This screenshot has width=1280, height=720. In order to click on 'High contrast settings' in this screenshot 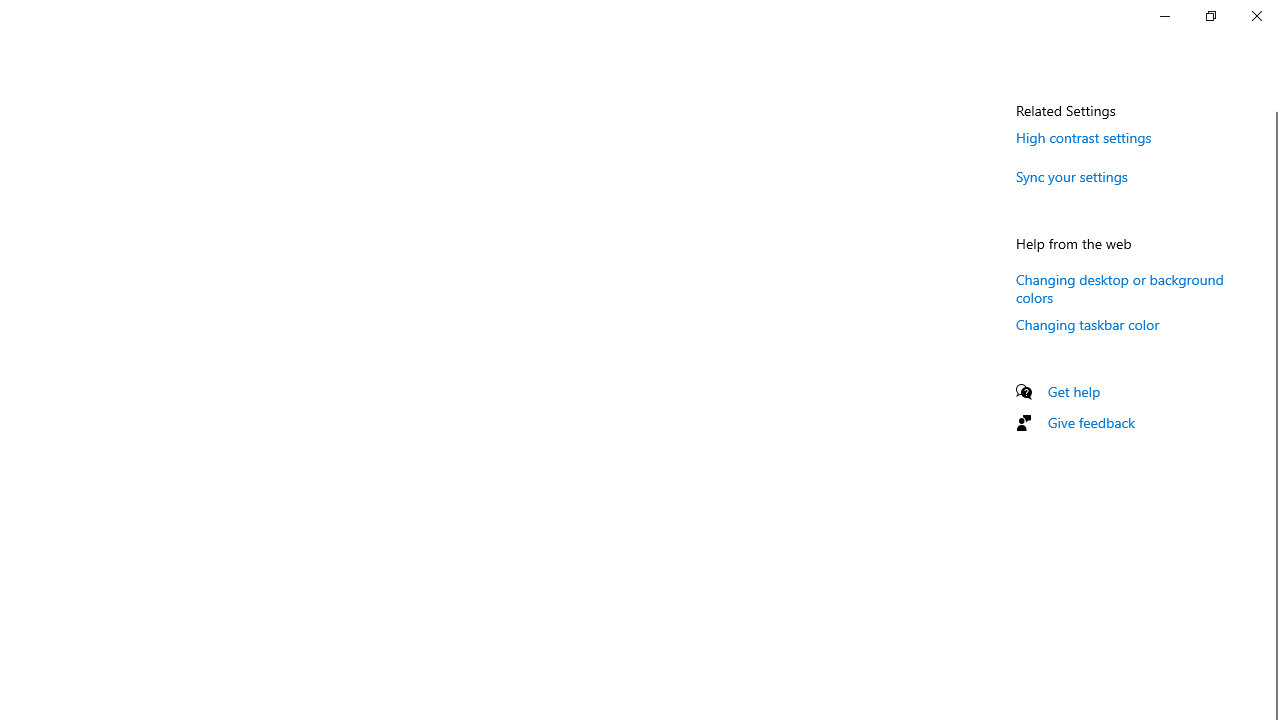, I will do `click(1083, 136)`.